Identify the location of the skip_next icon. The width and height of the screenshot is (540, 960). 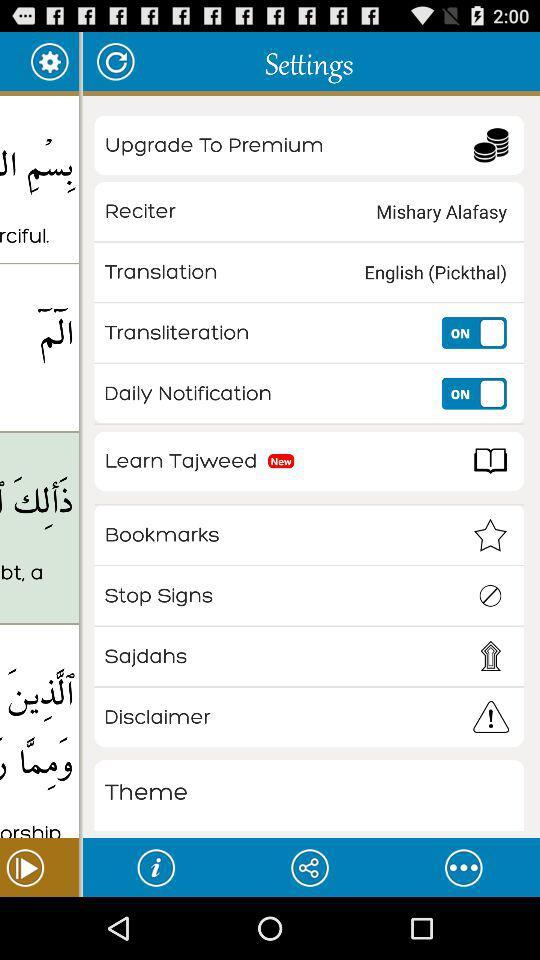
(39, 928).